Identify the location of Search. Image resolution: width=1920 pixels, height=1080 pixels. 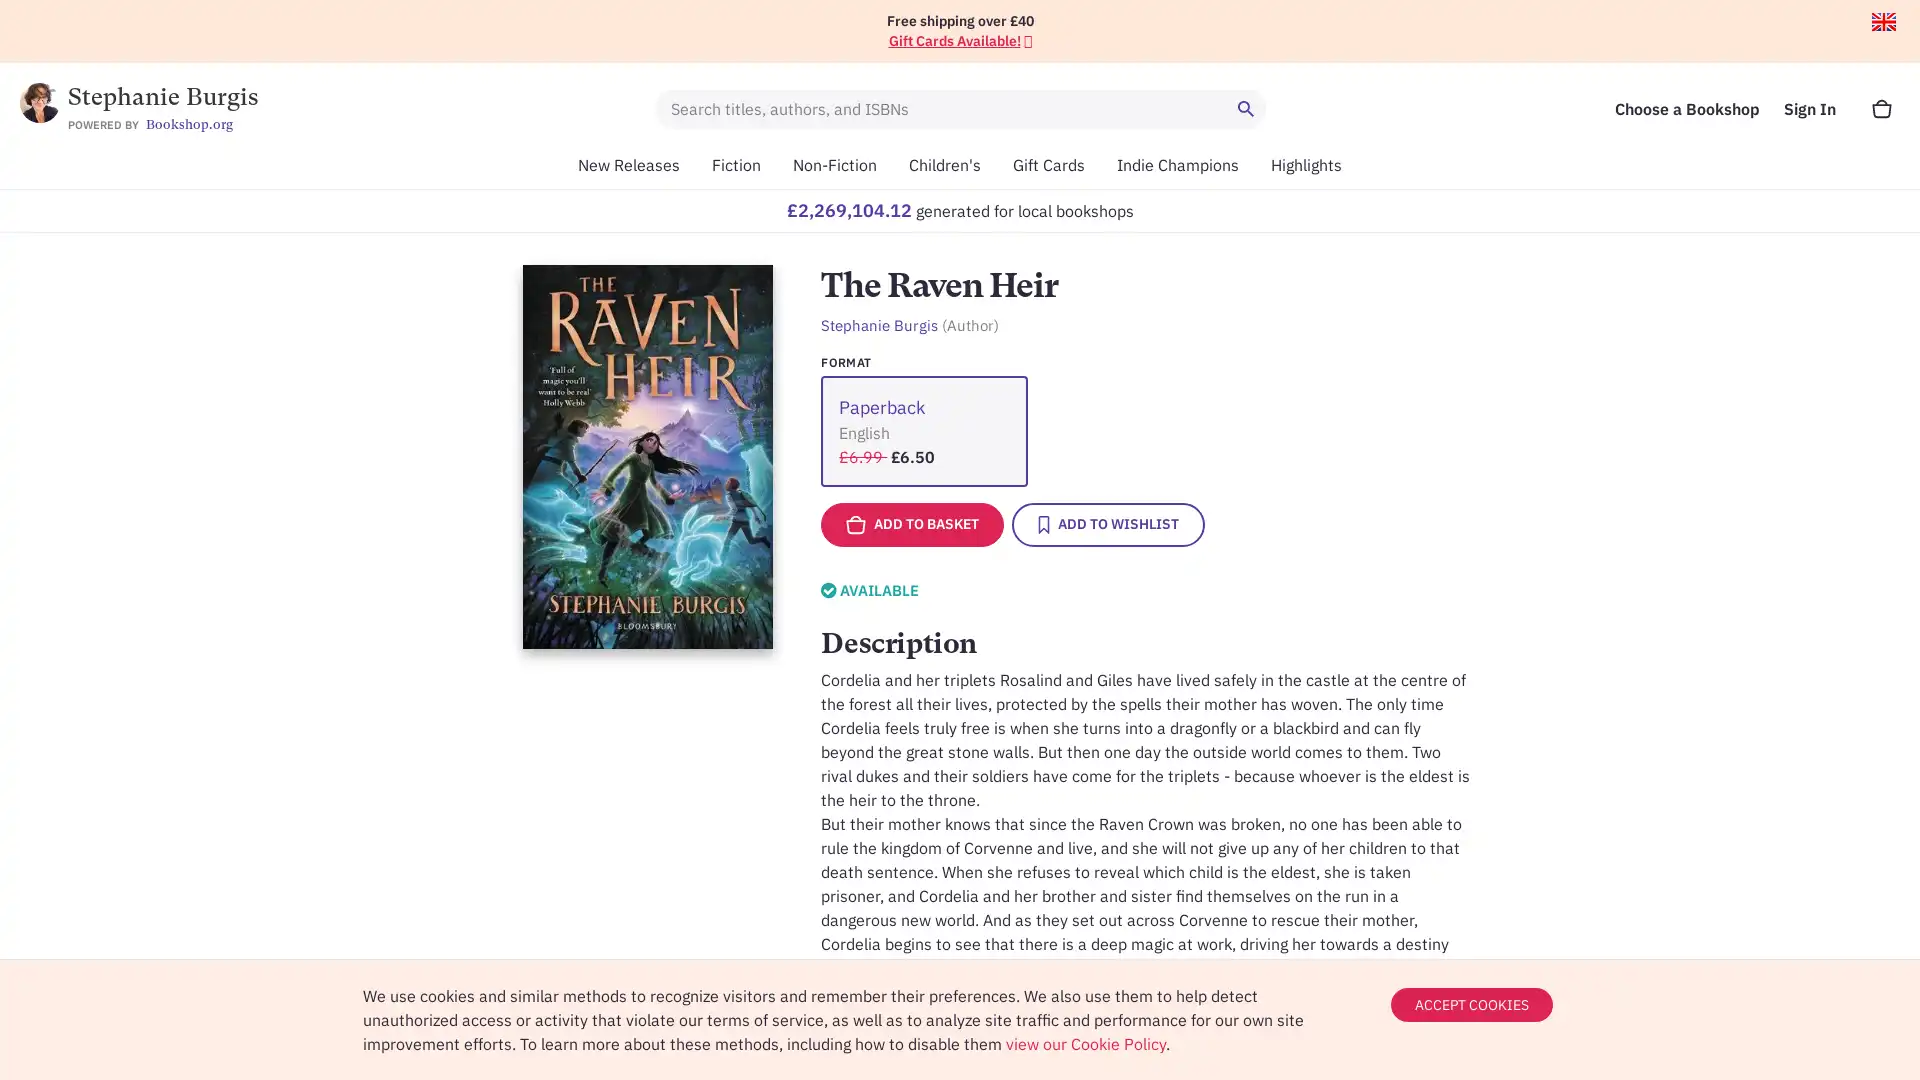
(1247, 108).